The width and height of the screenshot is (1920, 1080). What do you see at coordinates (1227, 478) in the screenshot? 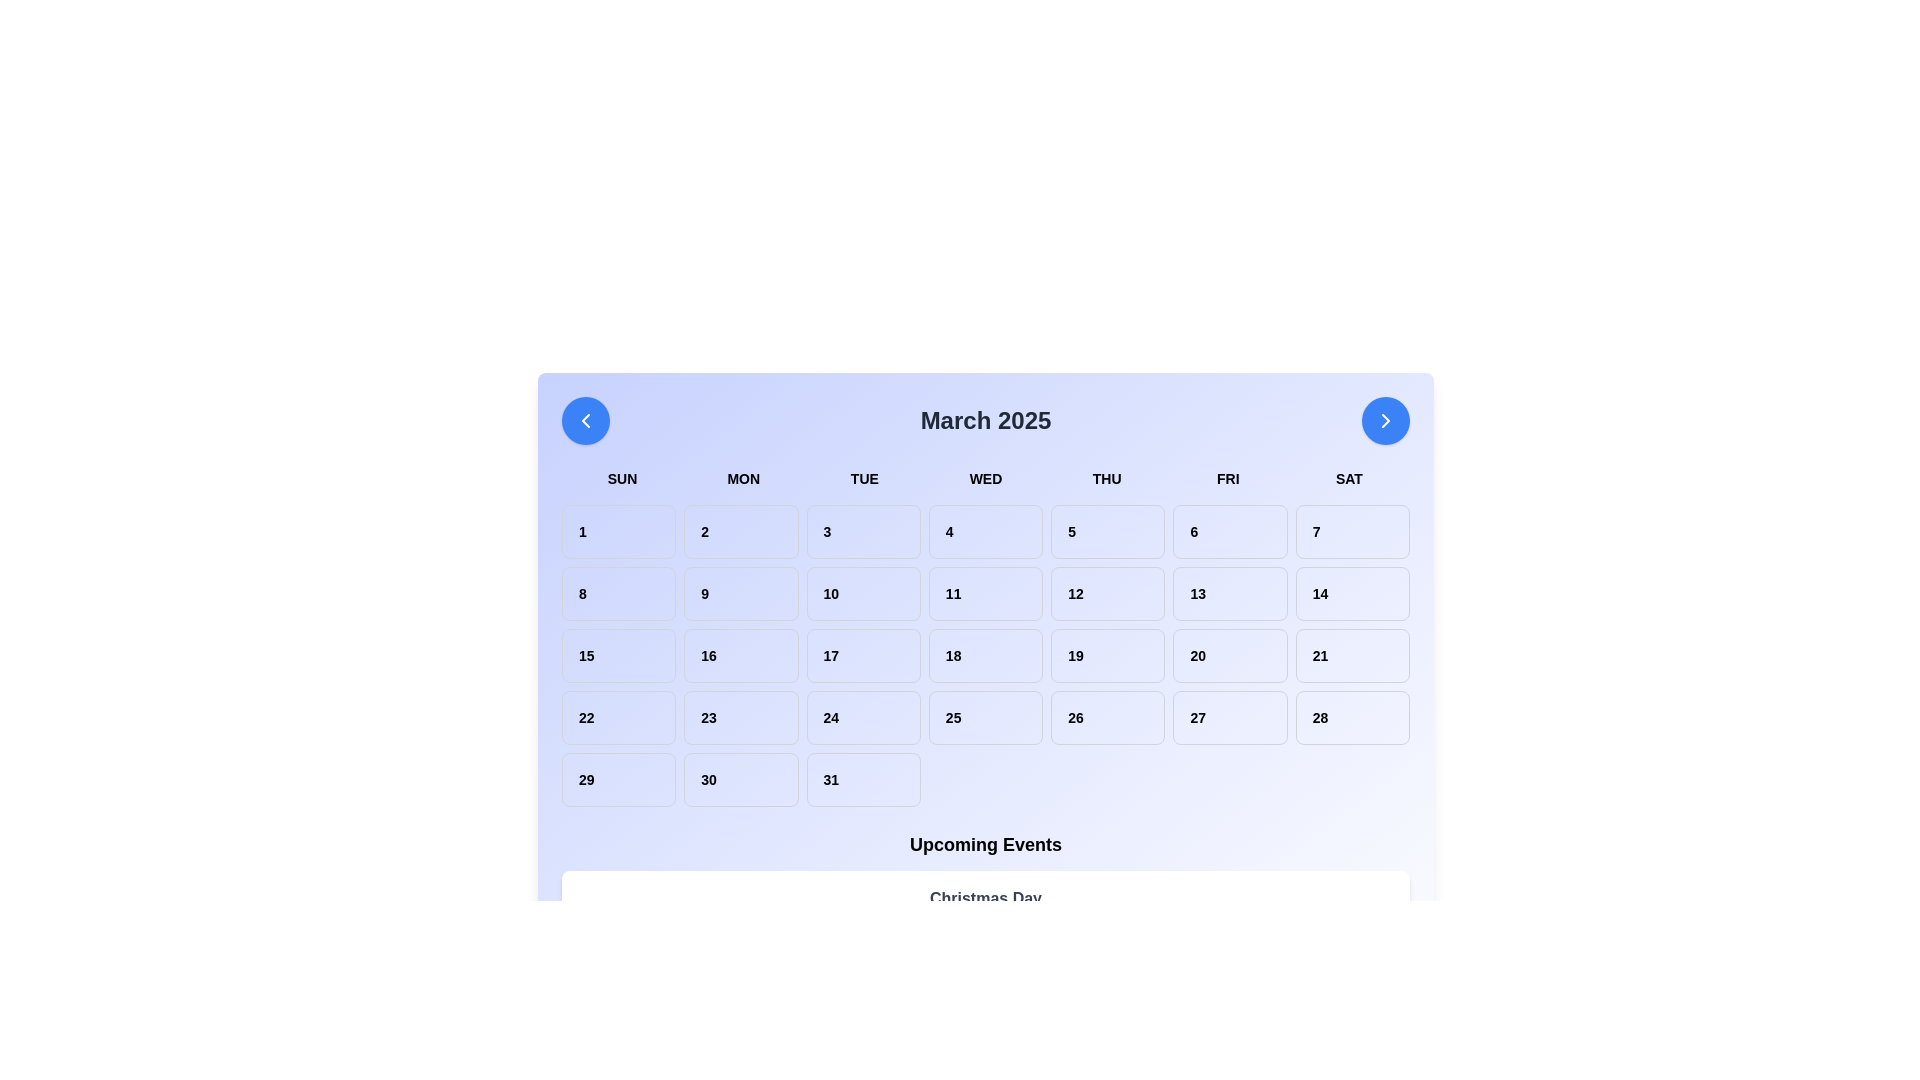
I see `the static text label for Fridays in the calendar grid to help users identify the corresponding dates` at bounding box center [1227, 478].